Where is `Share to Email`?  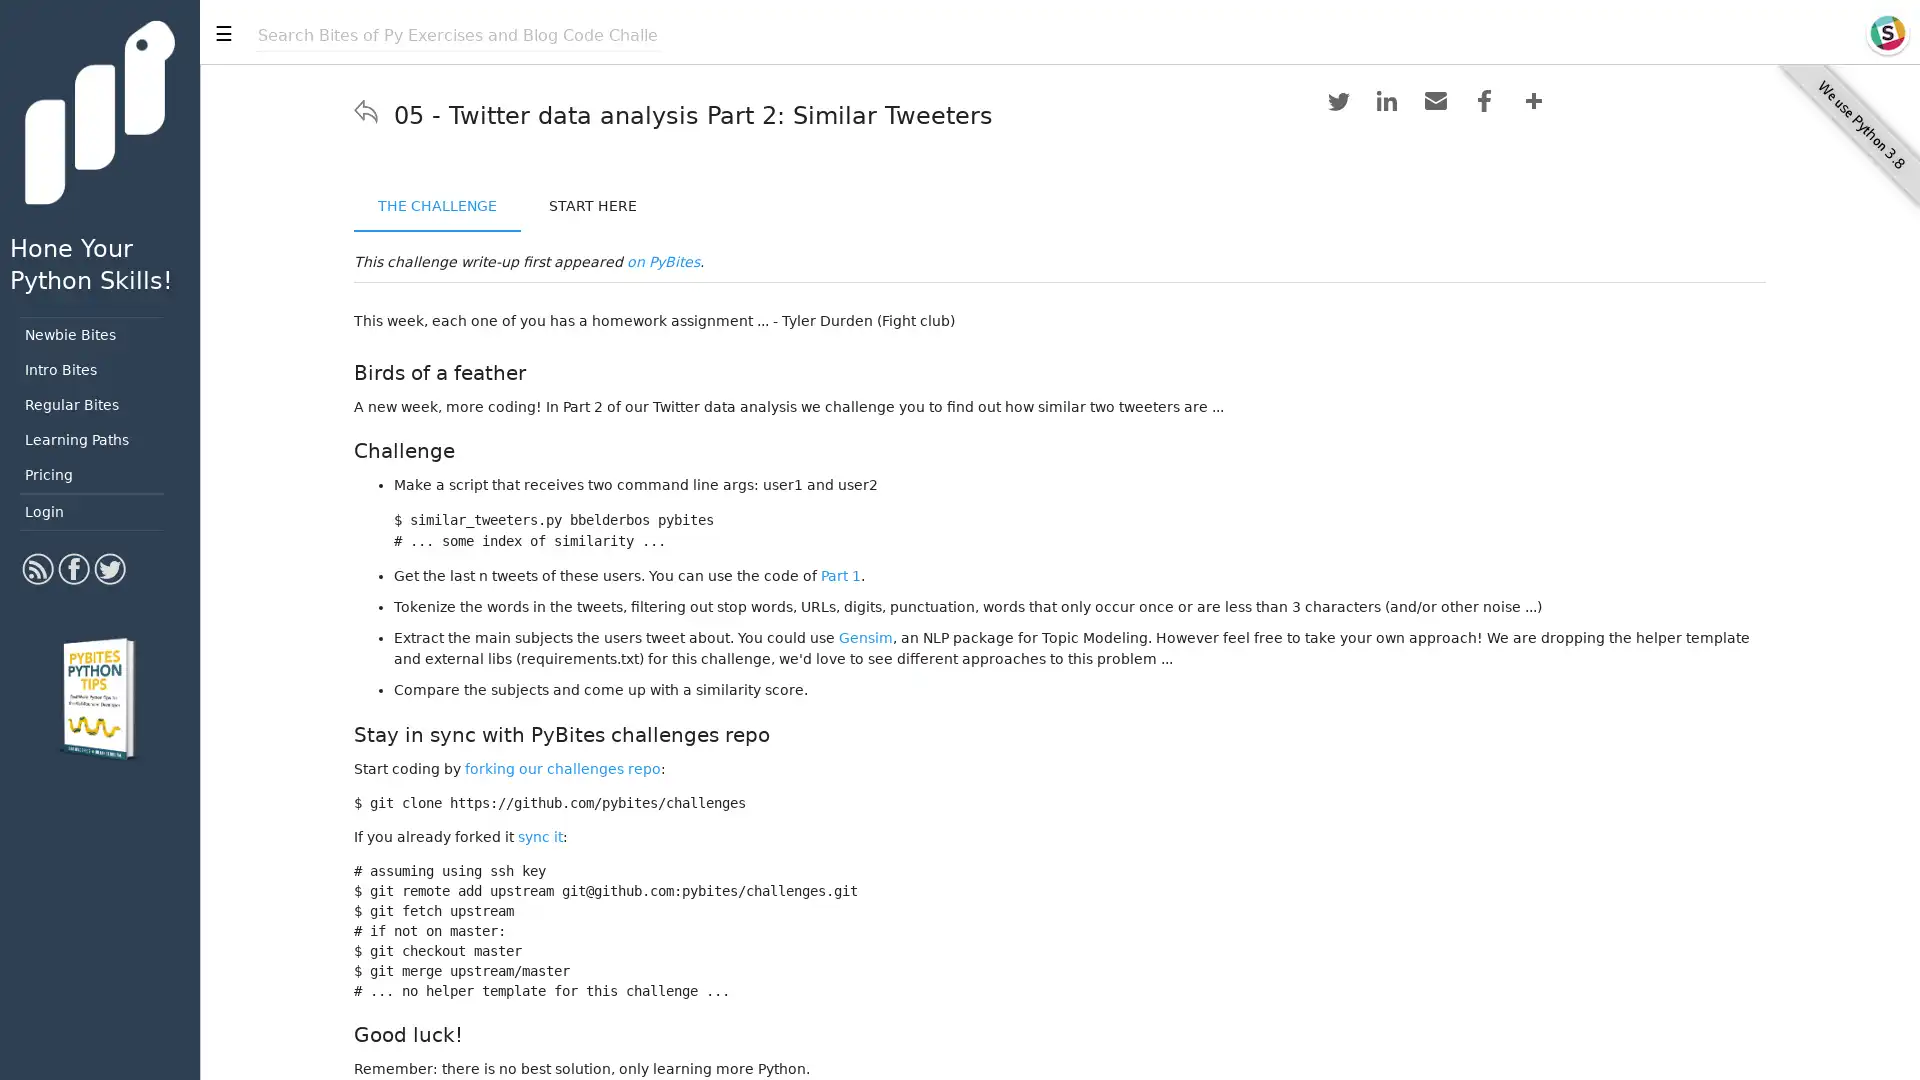
Share to Email is located at coordinates (1429, 100).